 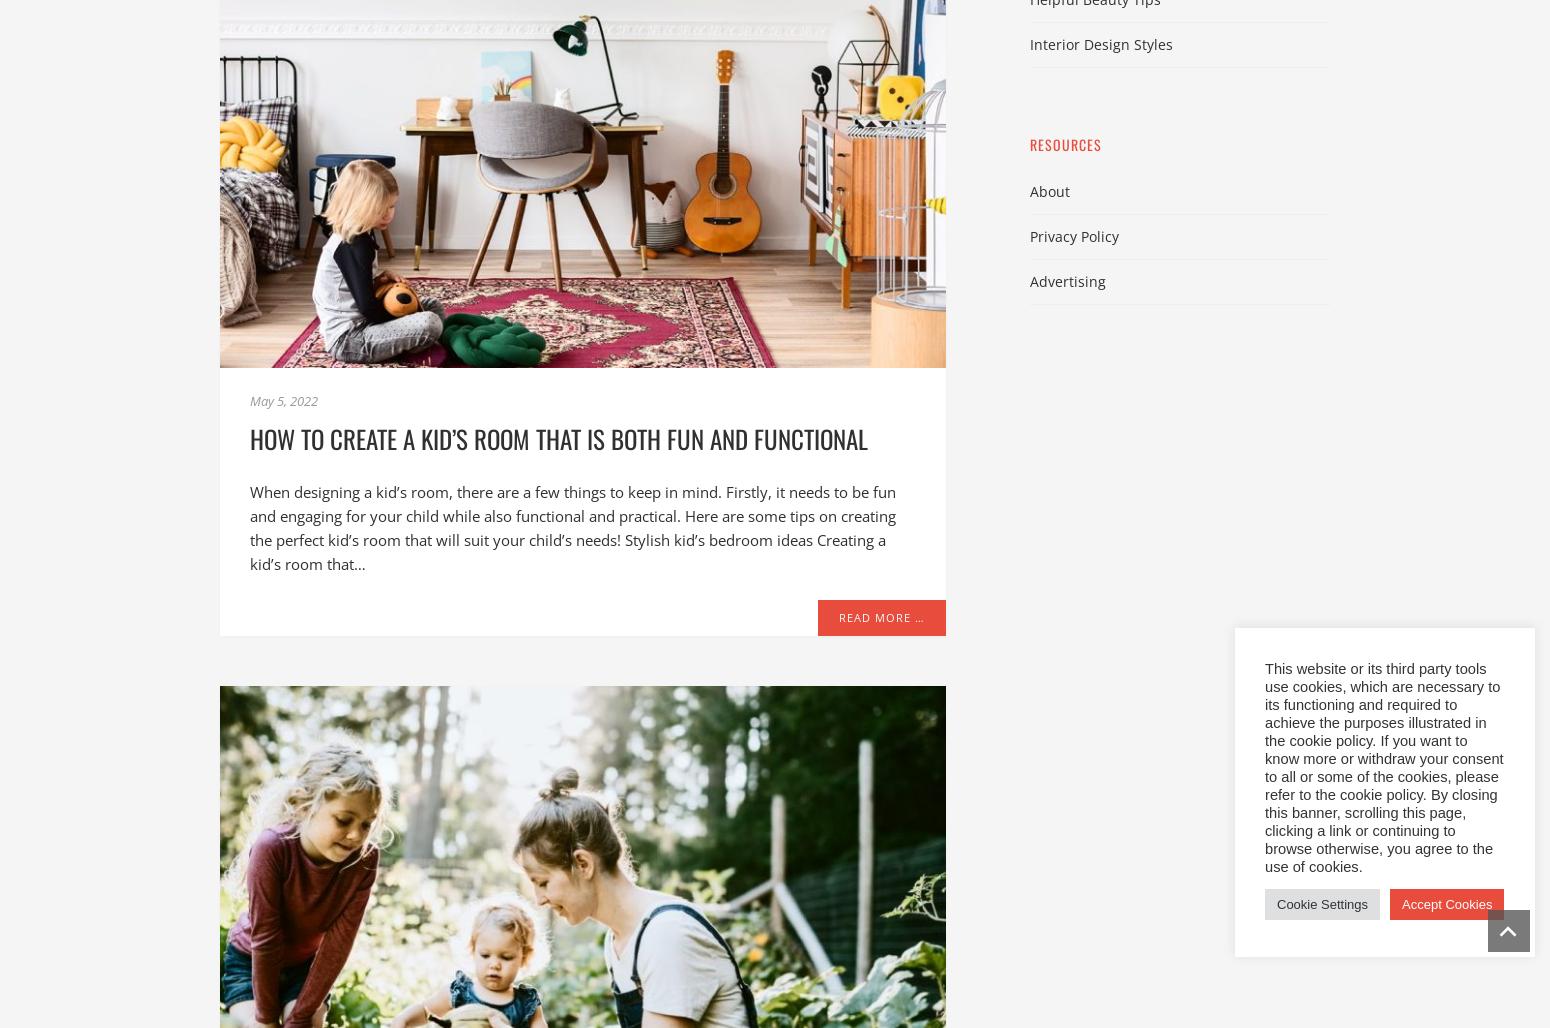 I want to click on 'How to Create a Kid’s Room That Is Both Fun and Functional', so click(x=250, y=437).